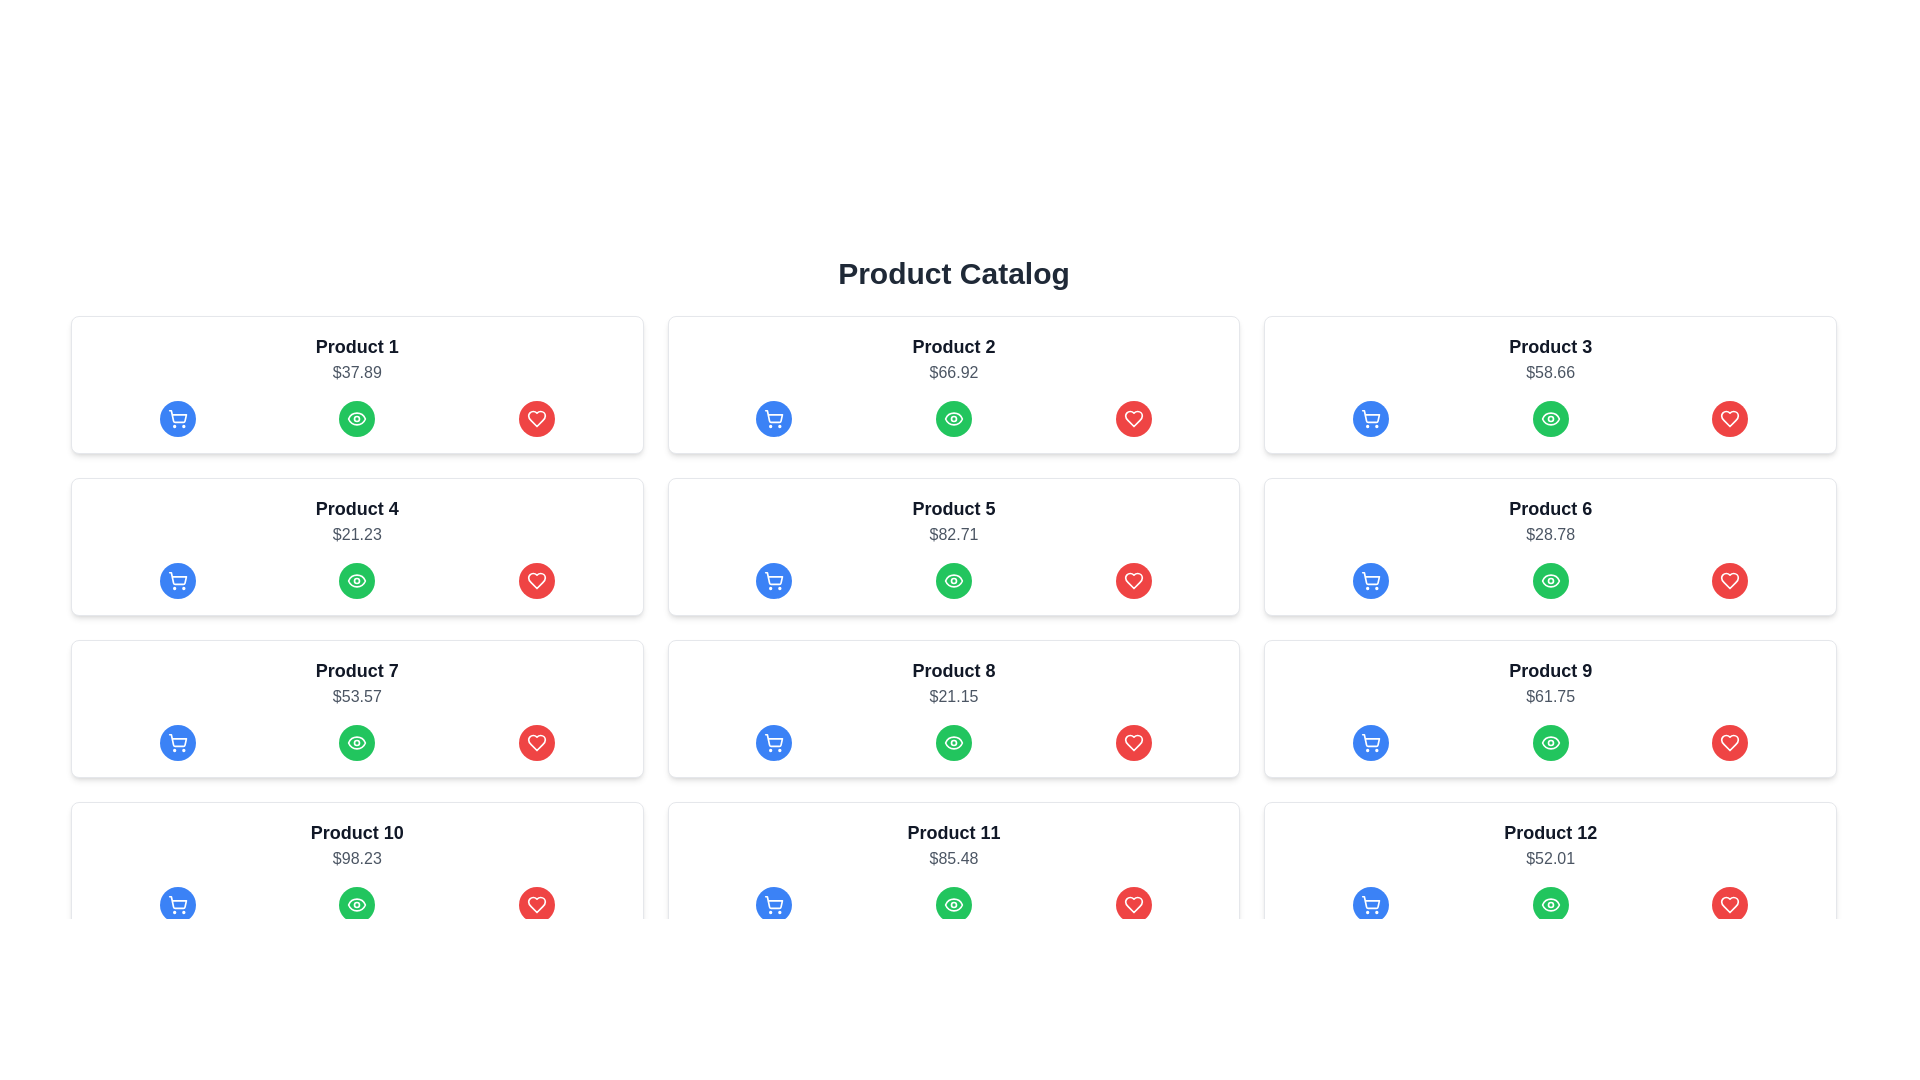 The width and height of the screenshot is (1920, 1080). I want to click on text value displayed in the text label styled with gray color that shows '$28.78', located within the 'Product 6' card beneath the title 'Product 6', so click(1549, 534).